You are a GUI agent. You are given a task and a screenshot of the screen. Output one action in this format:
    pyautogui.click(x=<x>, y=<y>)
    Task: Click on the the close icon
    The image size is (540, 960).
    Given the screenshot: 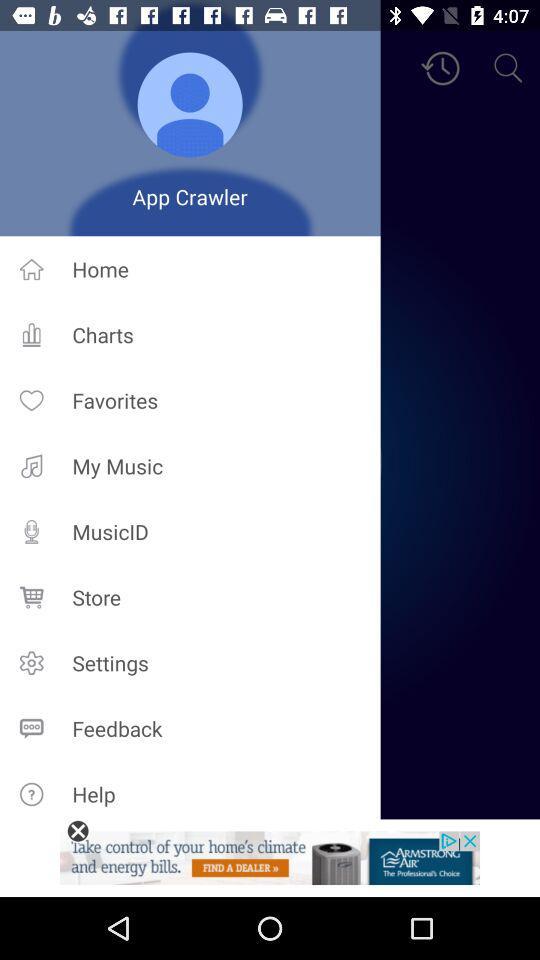 What is the action you would take?
    pyautogui.click(x=77, y=831)
    